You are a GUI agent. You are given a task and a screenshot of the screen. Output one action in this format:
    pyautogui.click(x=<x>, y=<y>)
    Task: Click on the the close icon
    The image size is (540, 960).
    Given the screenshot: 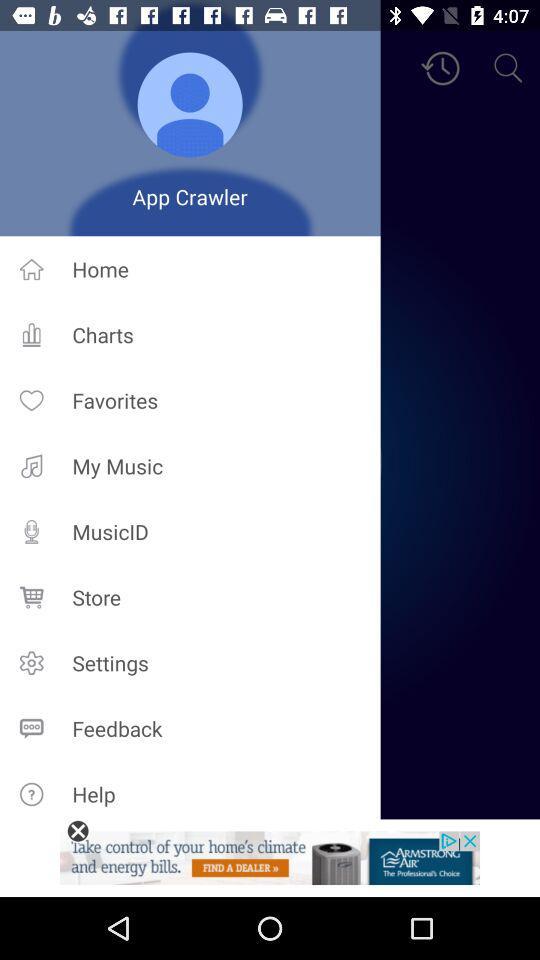 What is the action you would take?
    pyautogui.click(x=77, y=831)
    